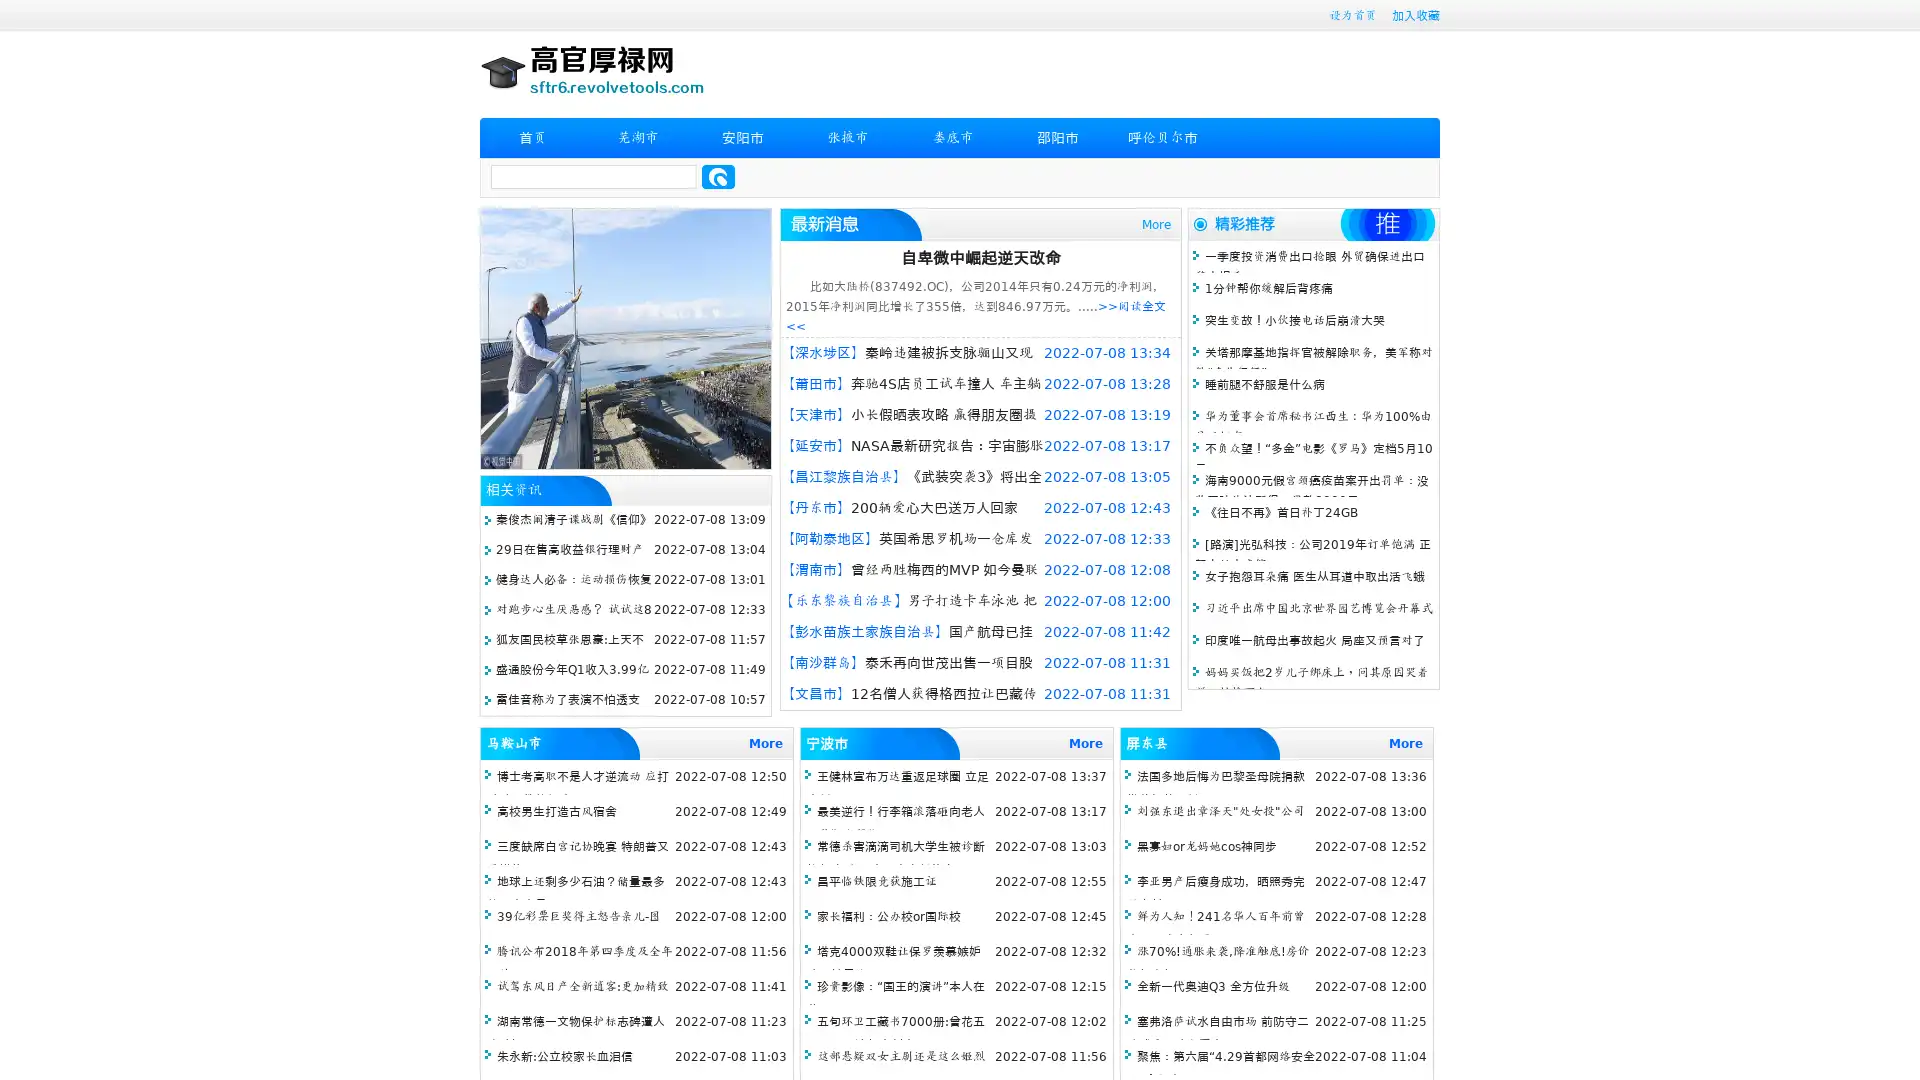 The image size is (1920, 1080). I want to click on Search, so click(718, 176).